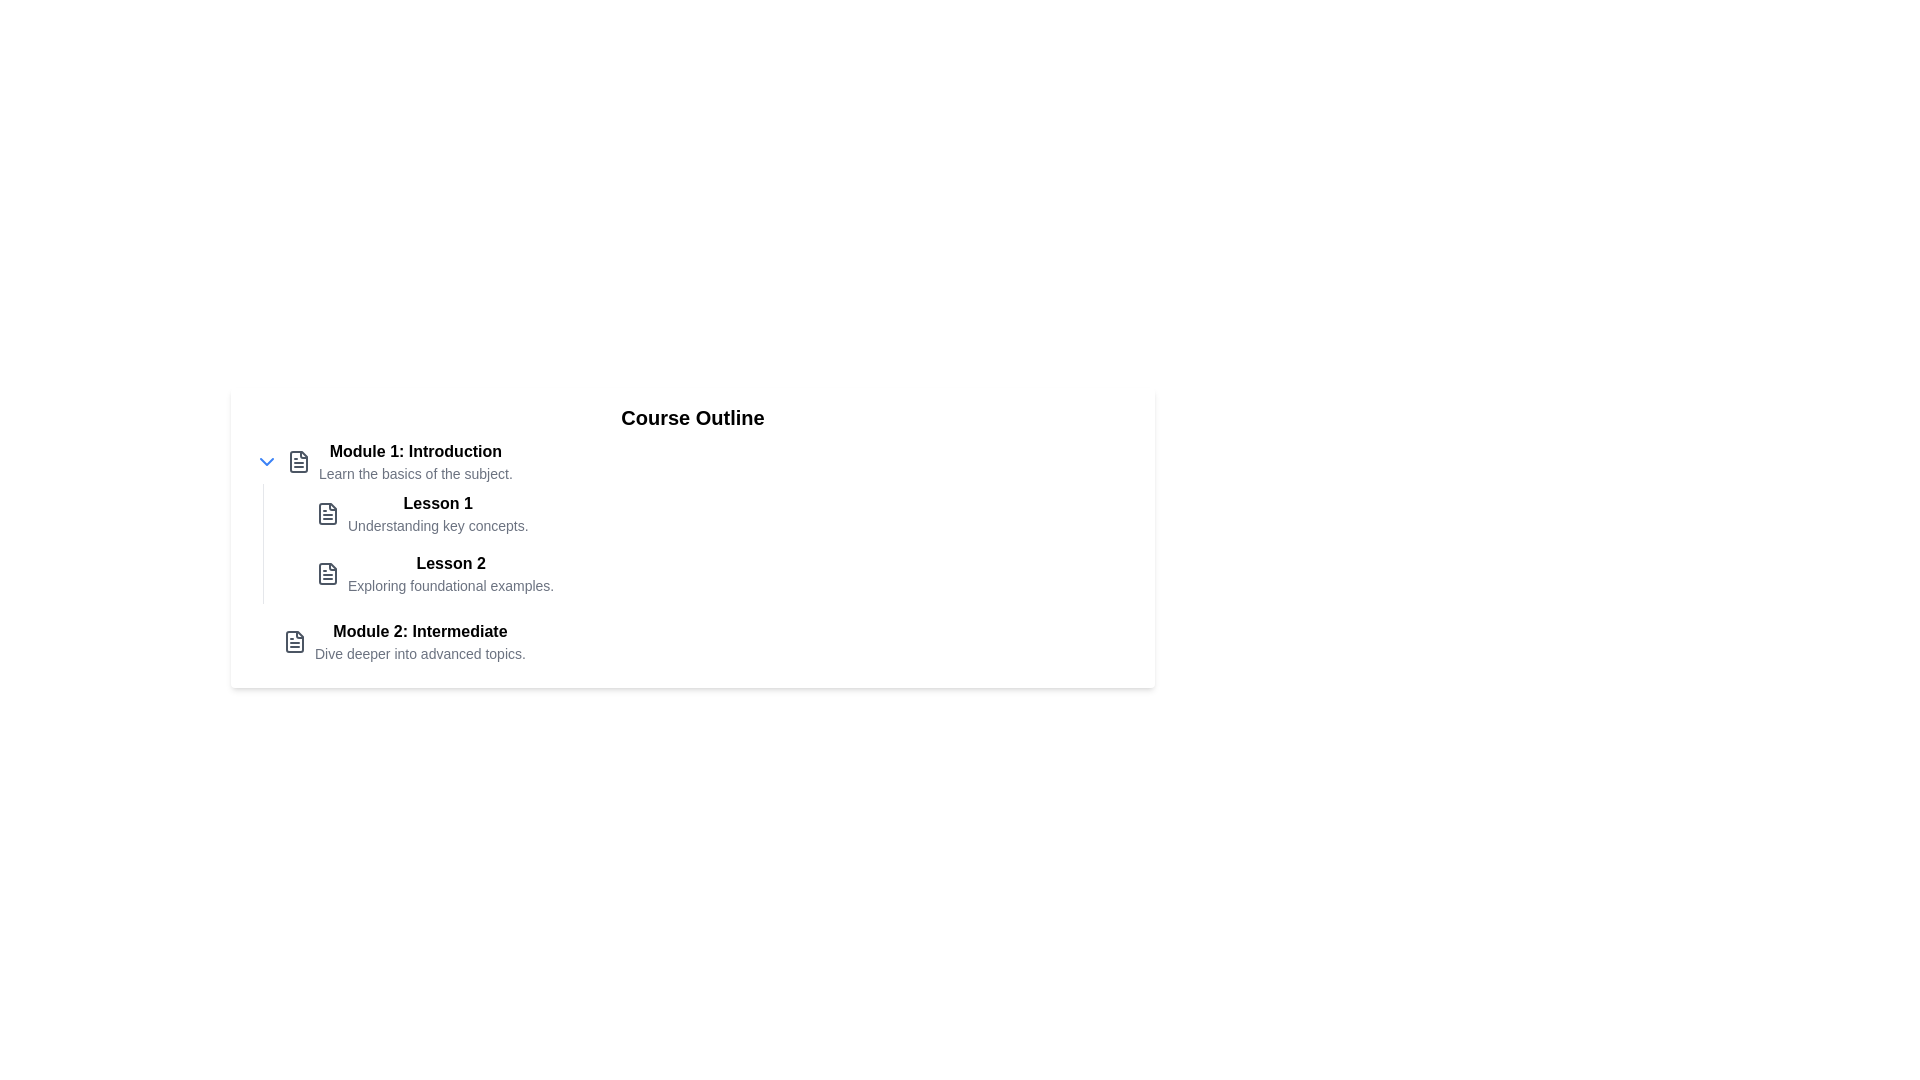 The height and width of the screenshot is (1080, 1920). What do you see at coordinates (450, 563) in the screenshot?
I see `the text label indicating the title for the lesson item, which appears above 'Exploring foundational examples' and below 'Course Outline' in 'Module 1: Introduction'` at bounding box center [450, 563].